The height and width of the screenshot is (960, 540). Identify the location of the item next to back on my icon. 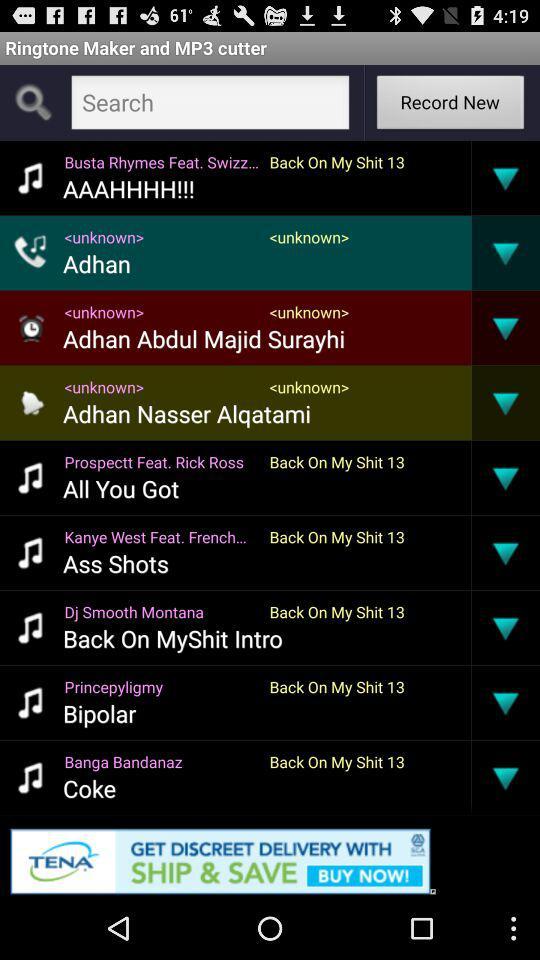
(115, 563).